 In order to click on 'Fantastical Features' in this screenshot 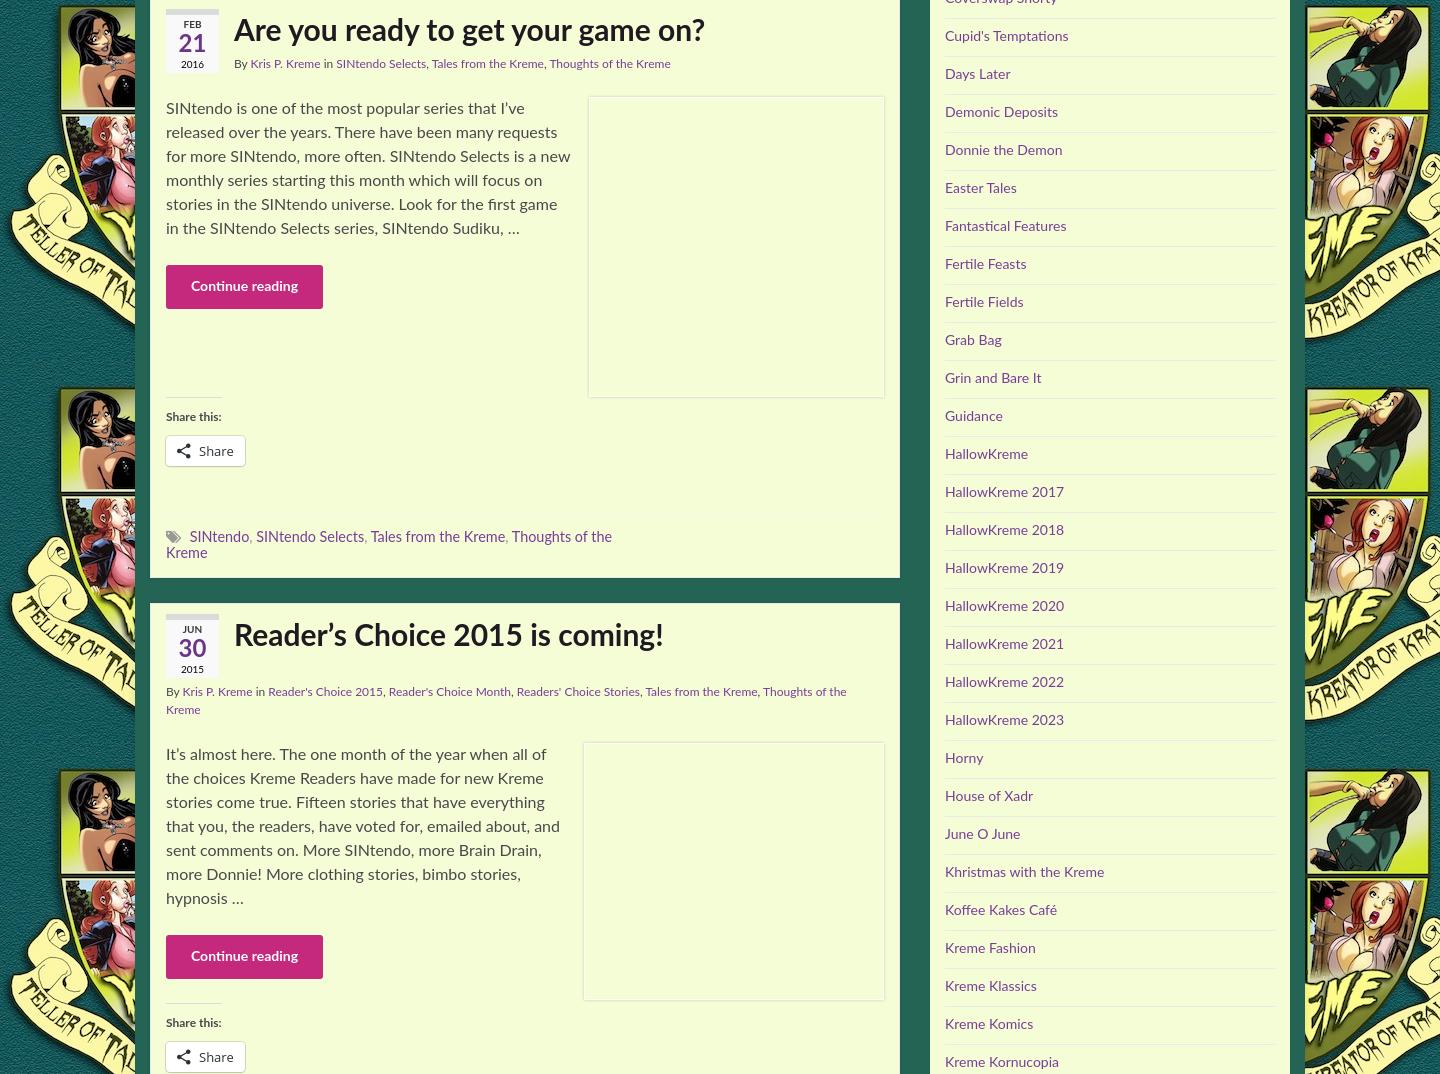, I will do `click(1004, 226)`.